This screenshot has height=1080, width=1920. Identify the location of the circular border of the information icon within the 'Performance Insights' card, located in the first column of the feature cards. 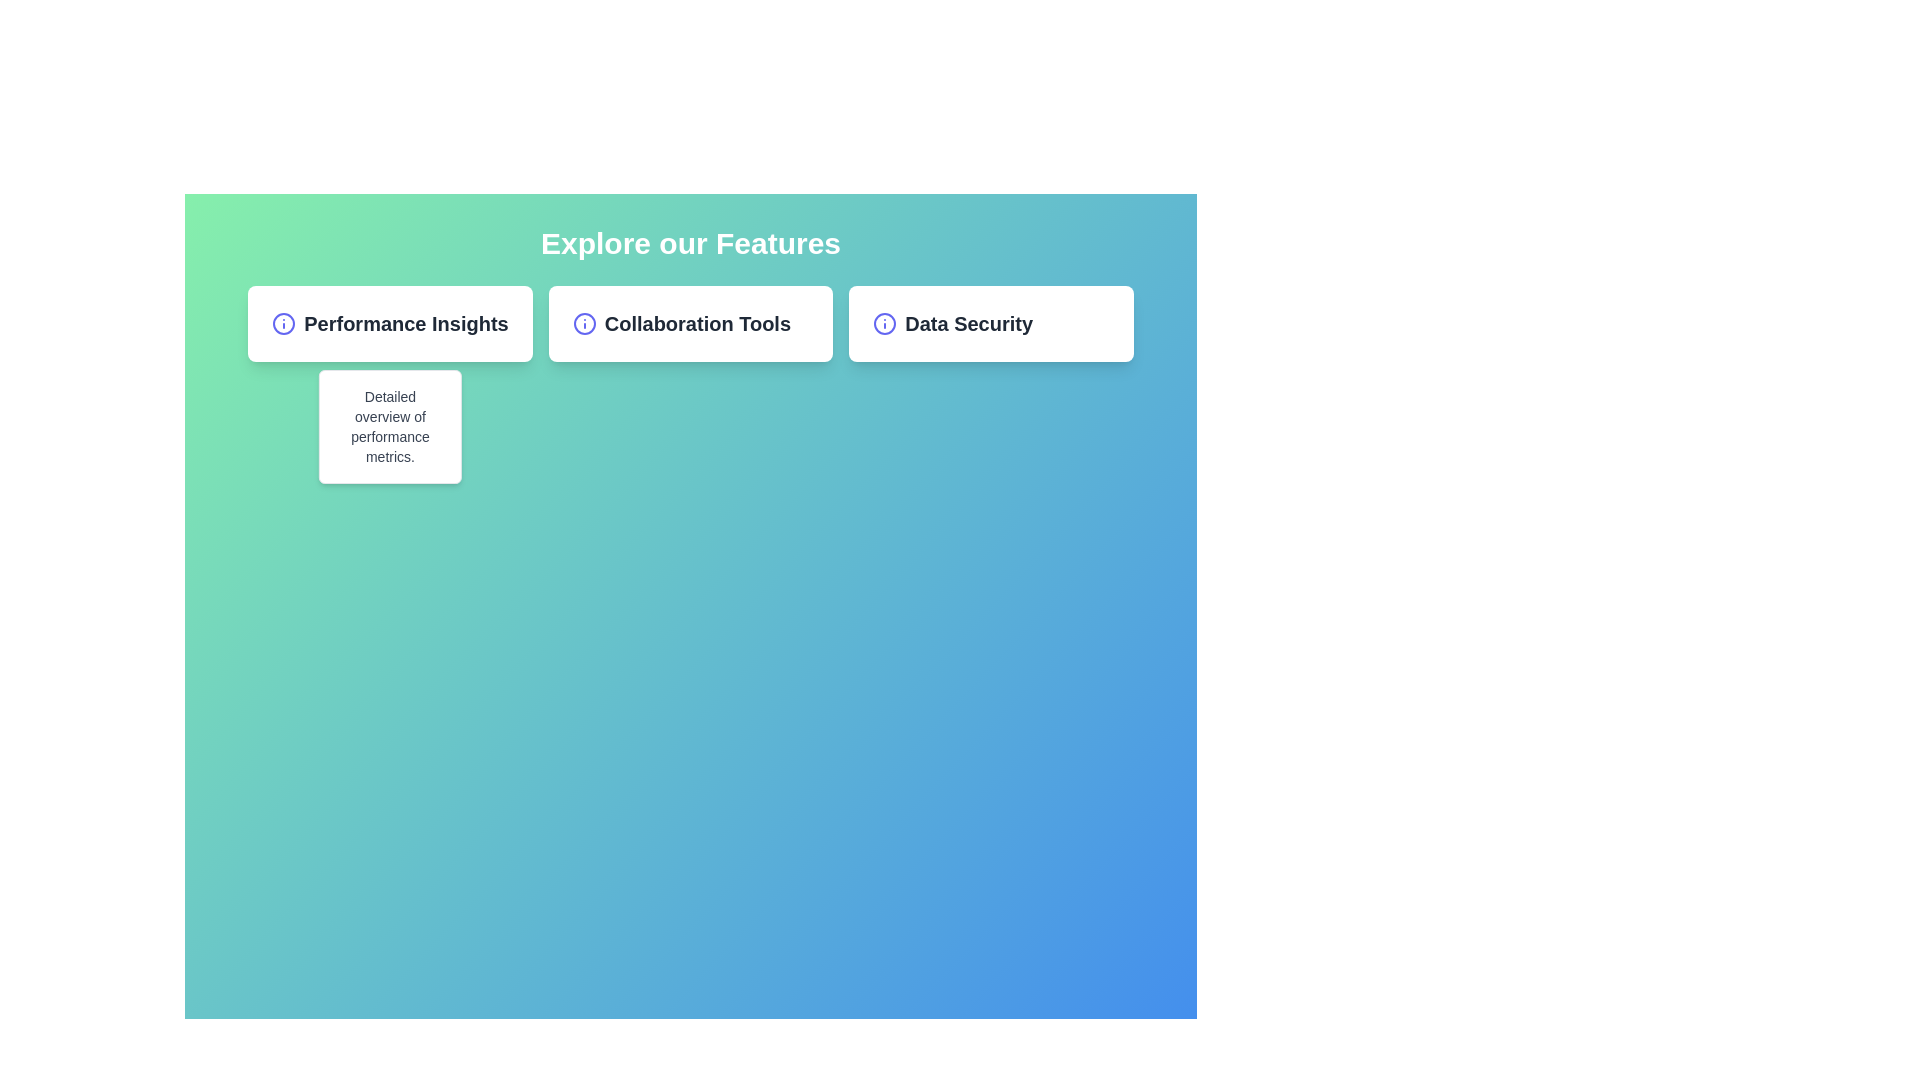
(283, 323).